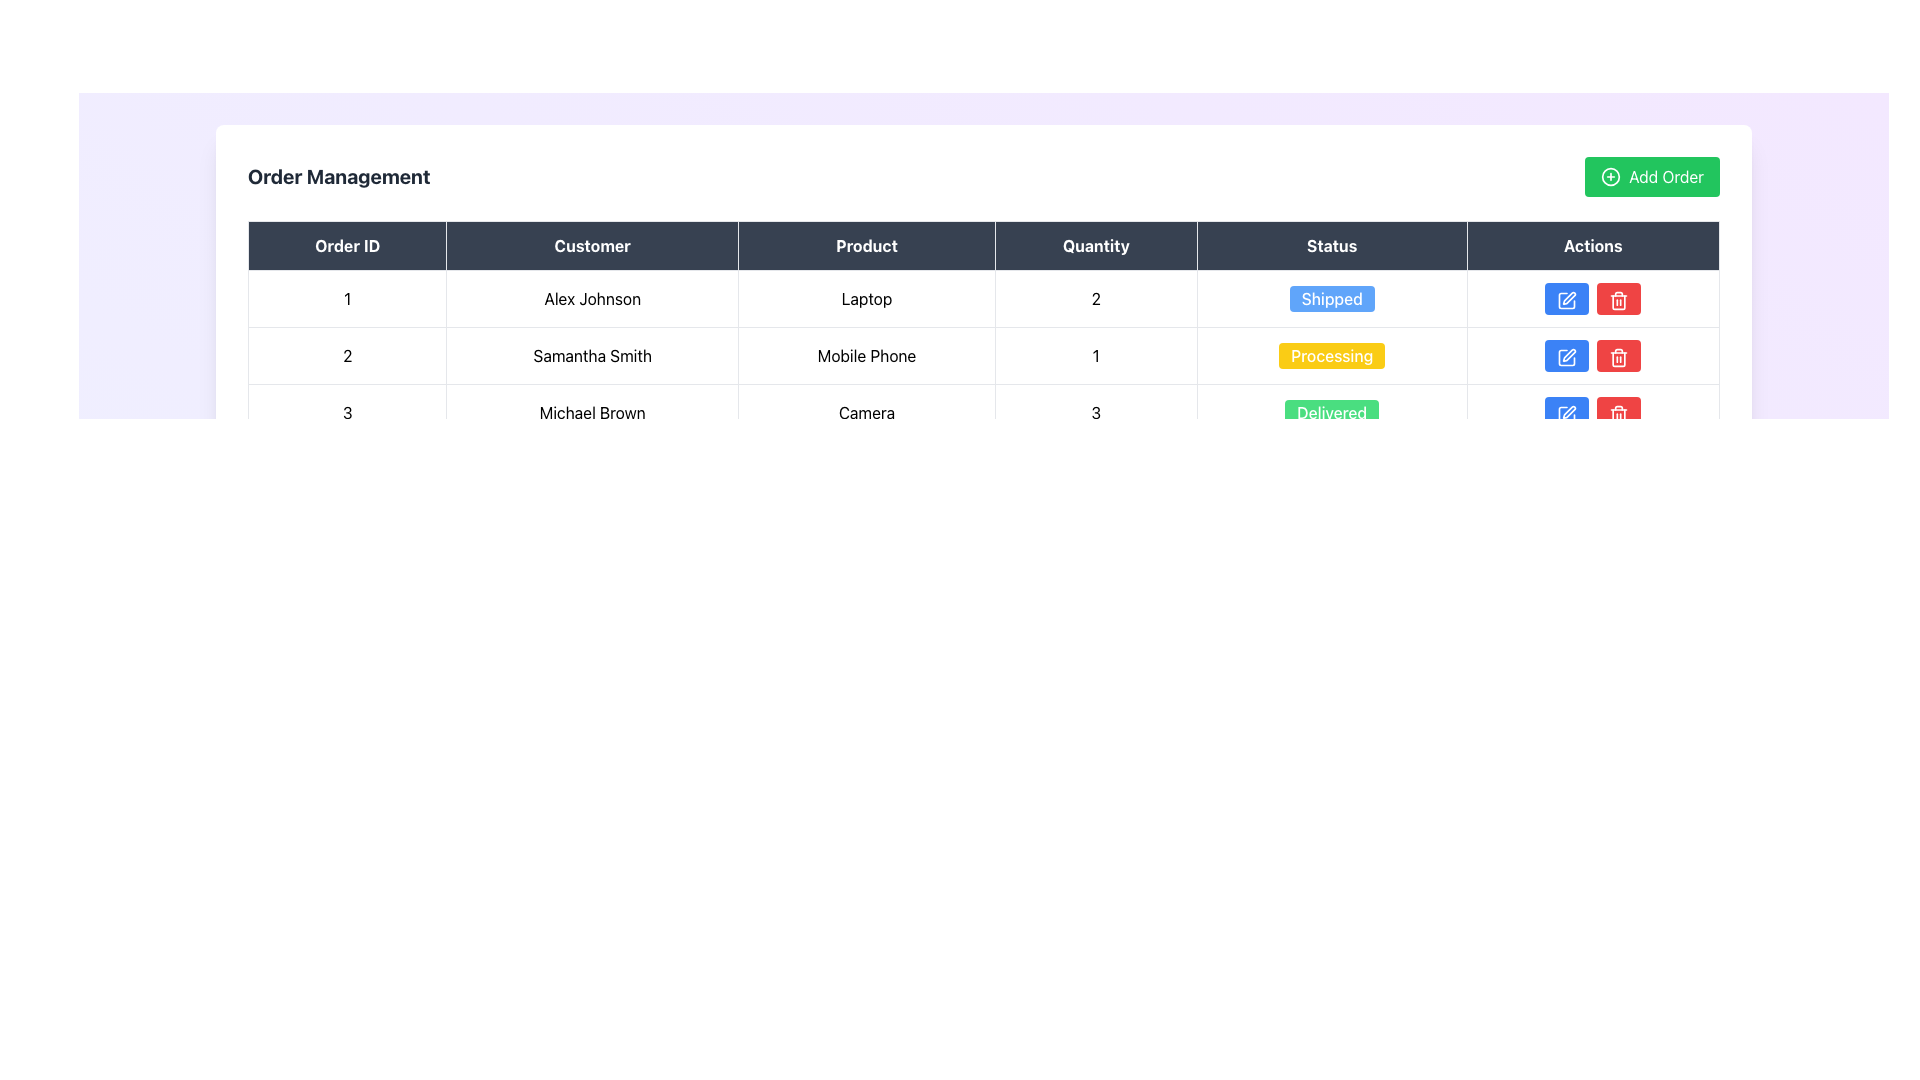 The image size is (1920, 1080). Describe the element at coordinates (867, 411) in the screenshot. I see `the text label that reads 'Camera' in the 'Product' column for the customer 'Michael Brown'` at that location.